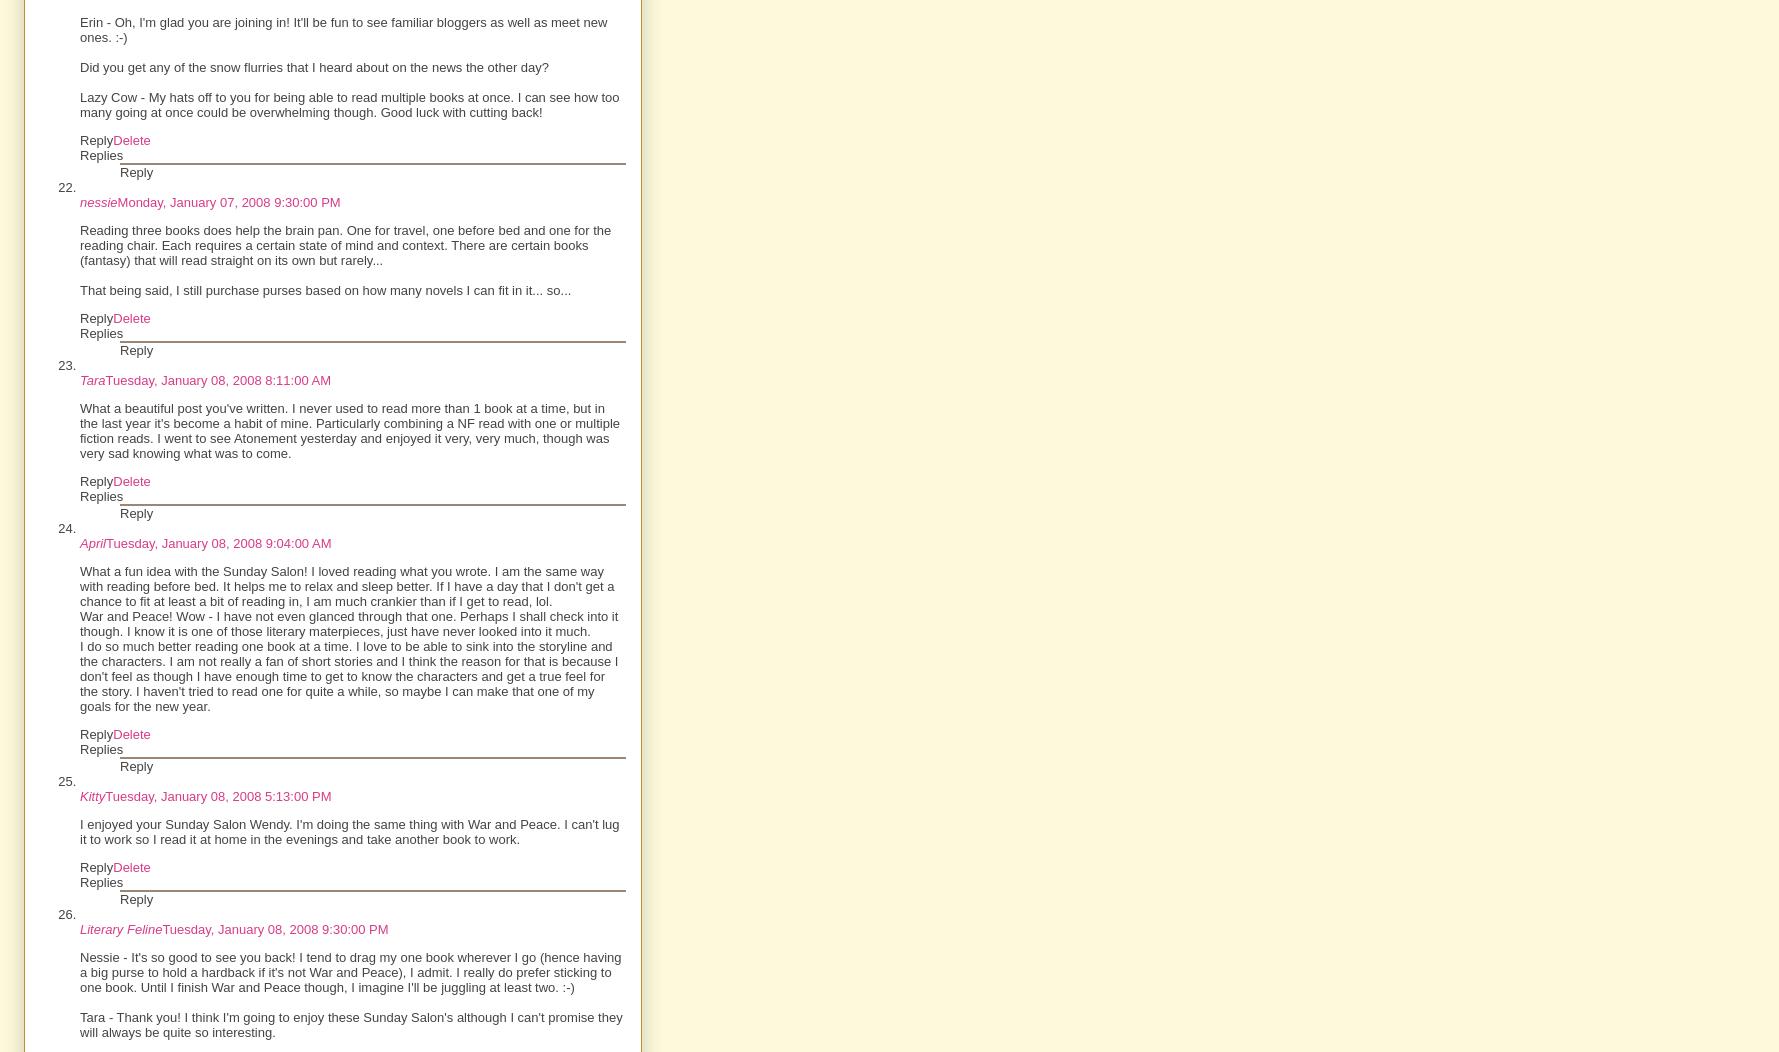  Describe the element at coordinates (275, 928) in the screenshot. I see `'Tuesday, January 08, 2008 9:30:00 PM'` at that location.